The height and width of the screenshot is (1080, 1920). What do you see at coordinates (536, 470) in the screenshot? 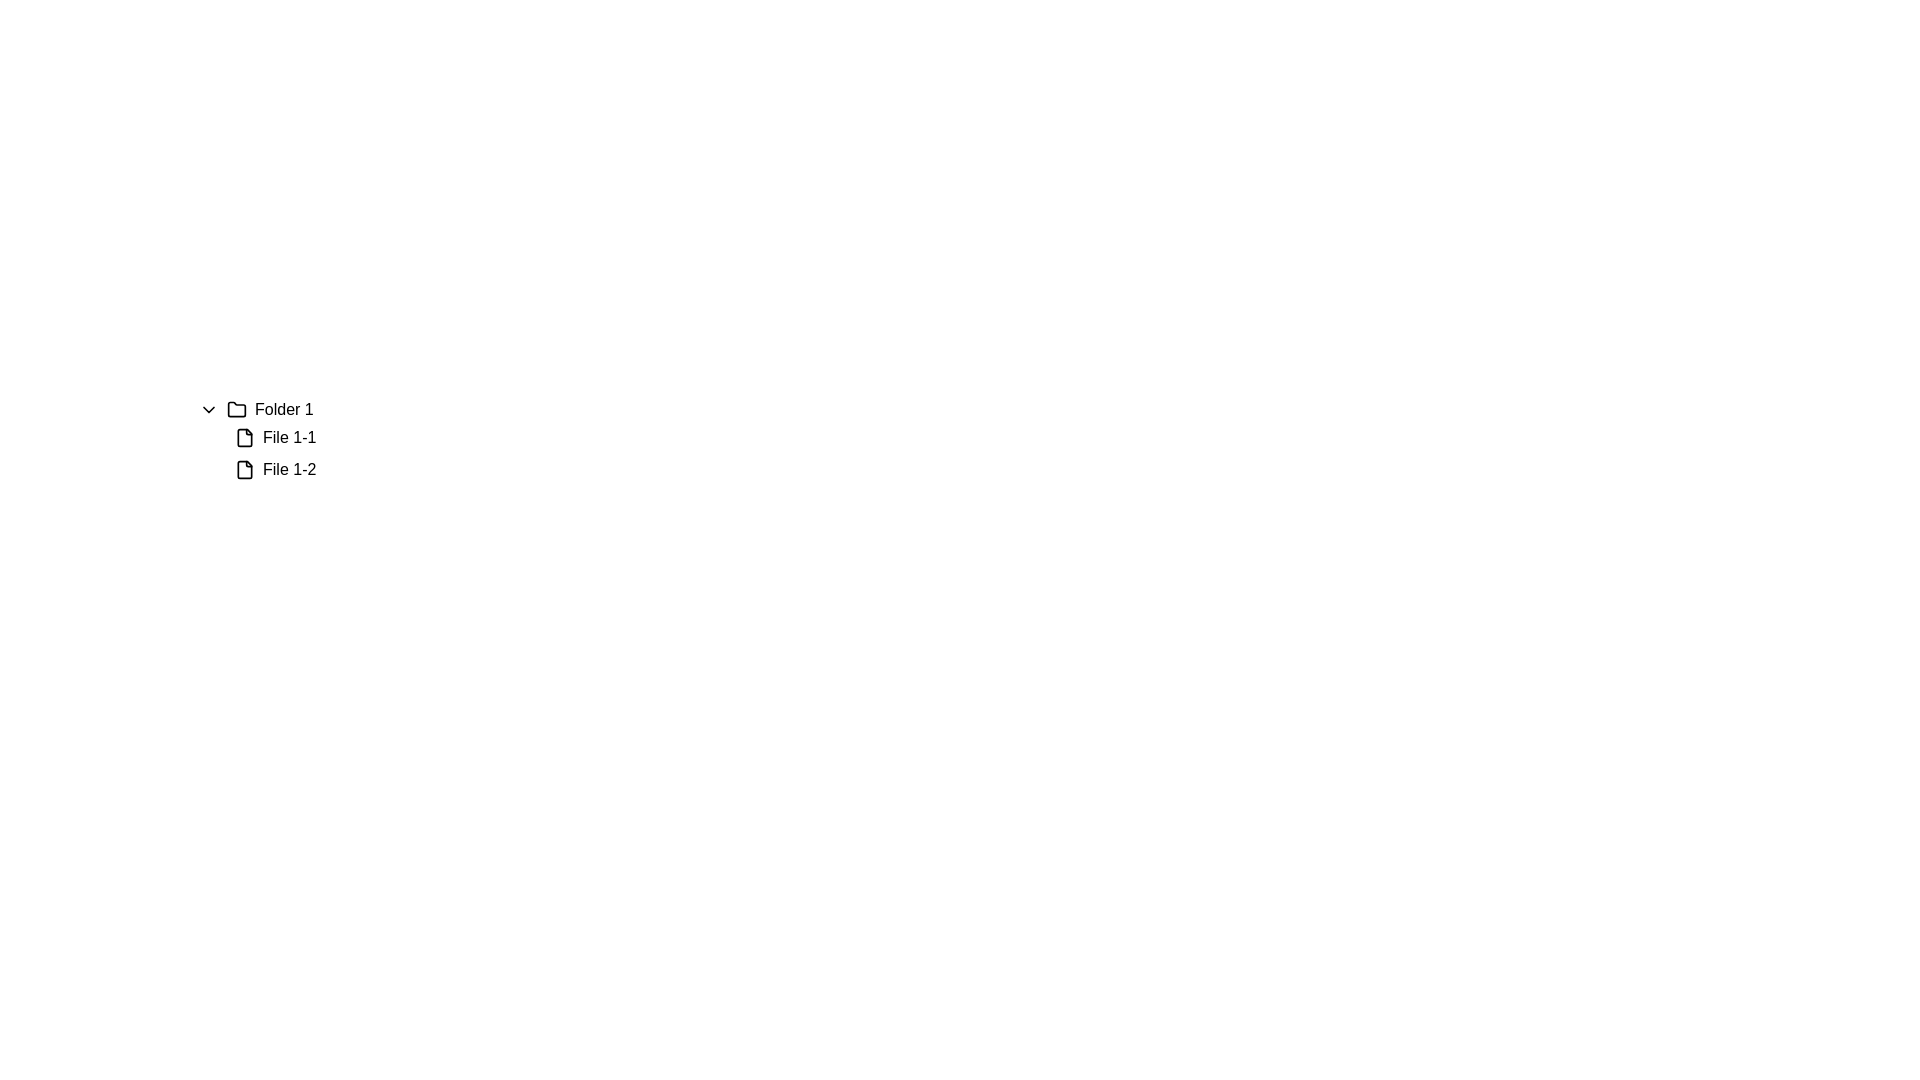
I see `the file list entry for 'File 1-2'` at bounding box center [536, 470].